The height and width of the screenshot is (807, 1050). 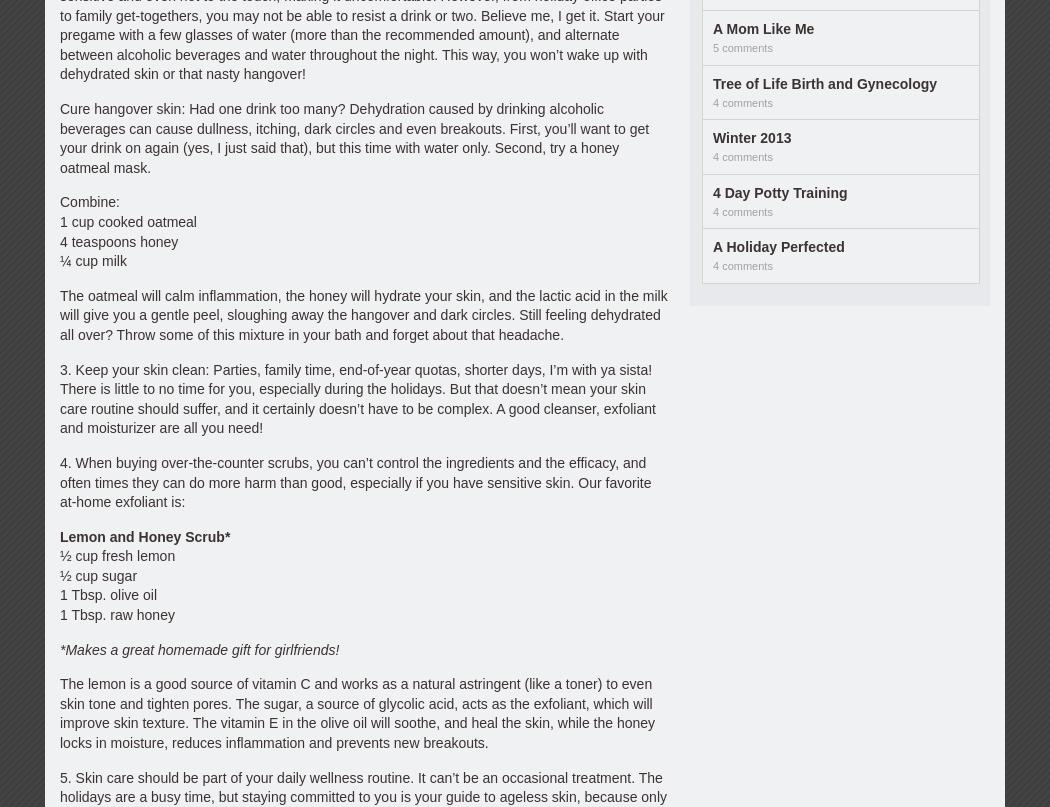 I want to click on '3. Keep your skin clean: Parties, family time, end-of-year quotas, shorter days, I’m with ya sista! There is little to no time for you, especially during the holidays. But that doesn’t mean your skin care routine should suffer, and it certainly doesn’t have to be complex. A good cleanser, exfoliant and moisturizer are all you need!', so click(x=356, y=398).